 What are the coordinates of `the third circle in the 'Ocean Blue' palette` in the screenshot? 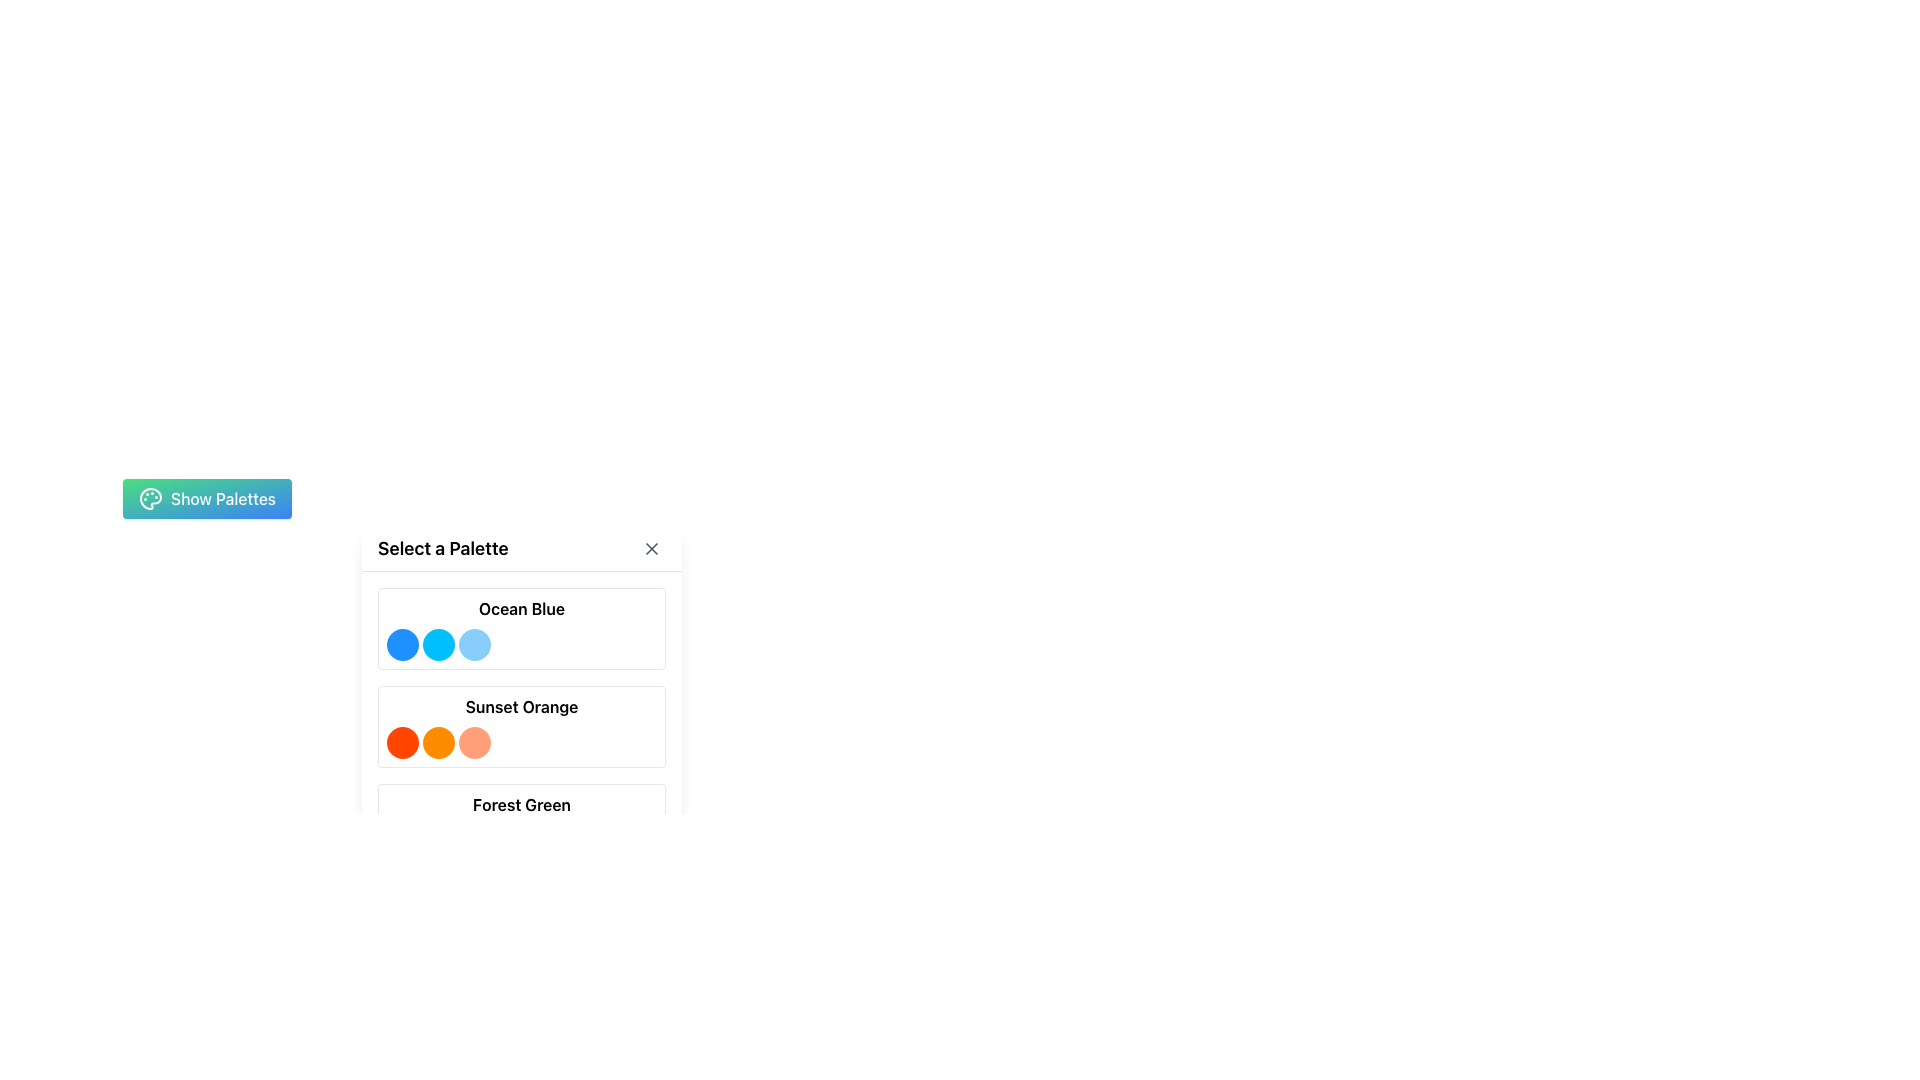 It's located at (474, 644).